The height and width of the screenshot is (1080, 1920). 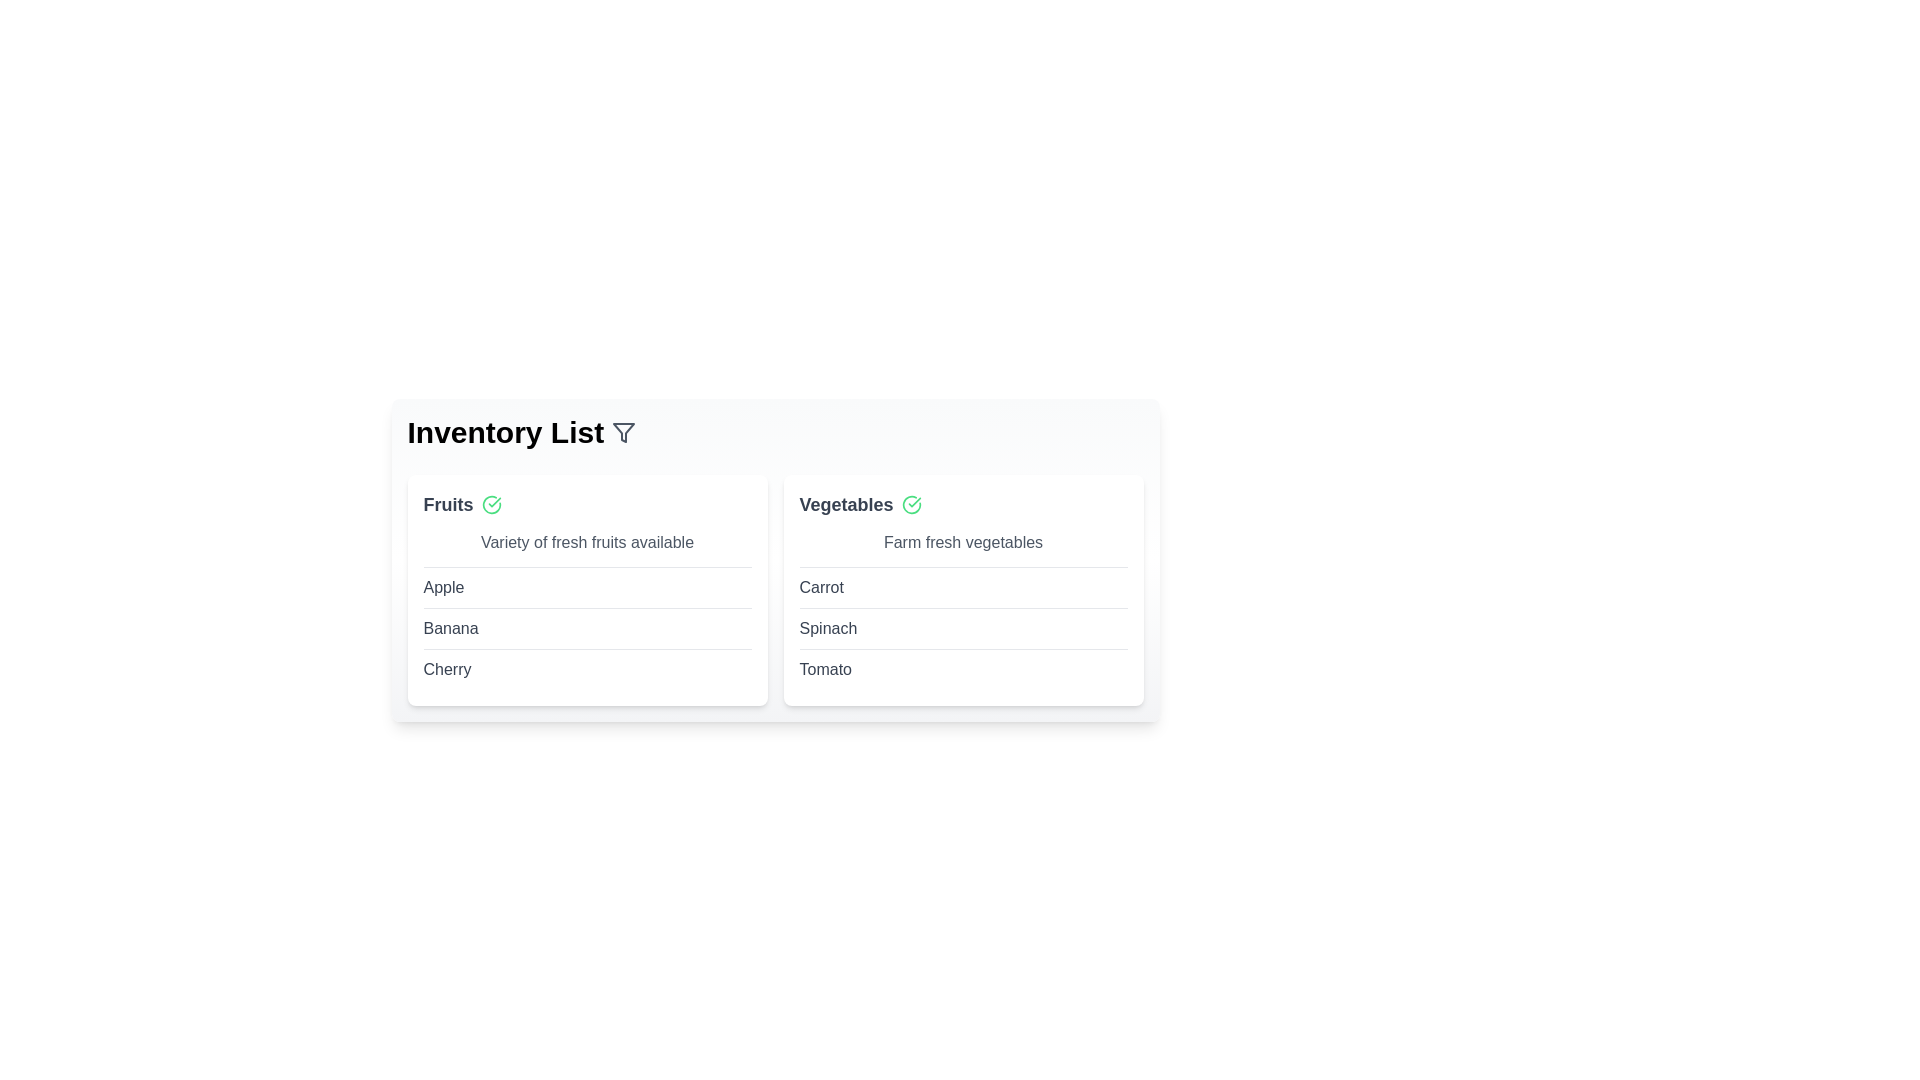 What do you see at coordinates (821, 586) in the screenshot?
I see `the item Carrot in the inventory` at bounding box center [821, 586].